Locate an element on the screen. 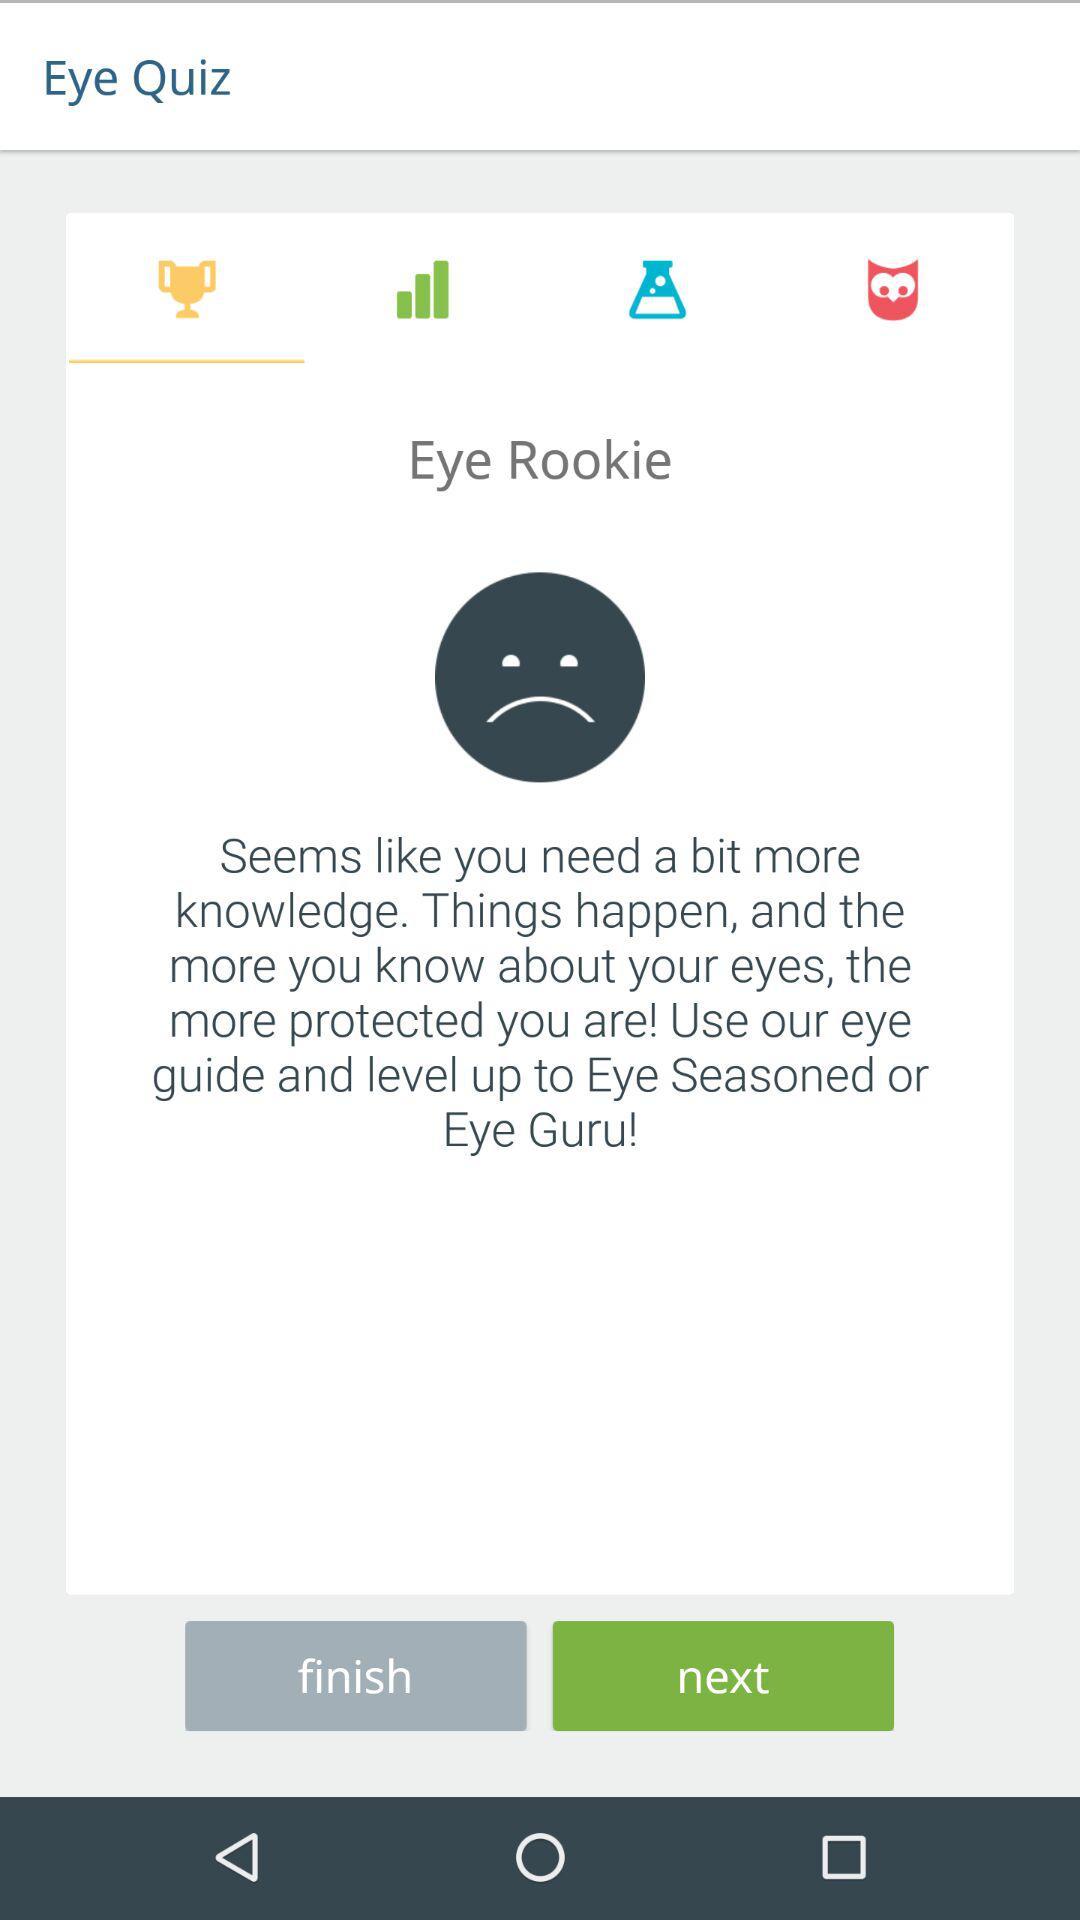  button next to next icon is located at coordinates (354, 1672).